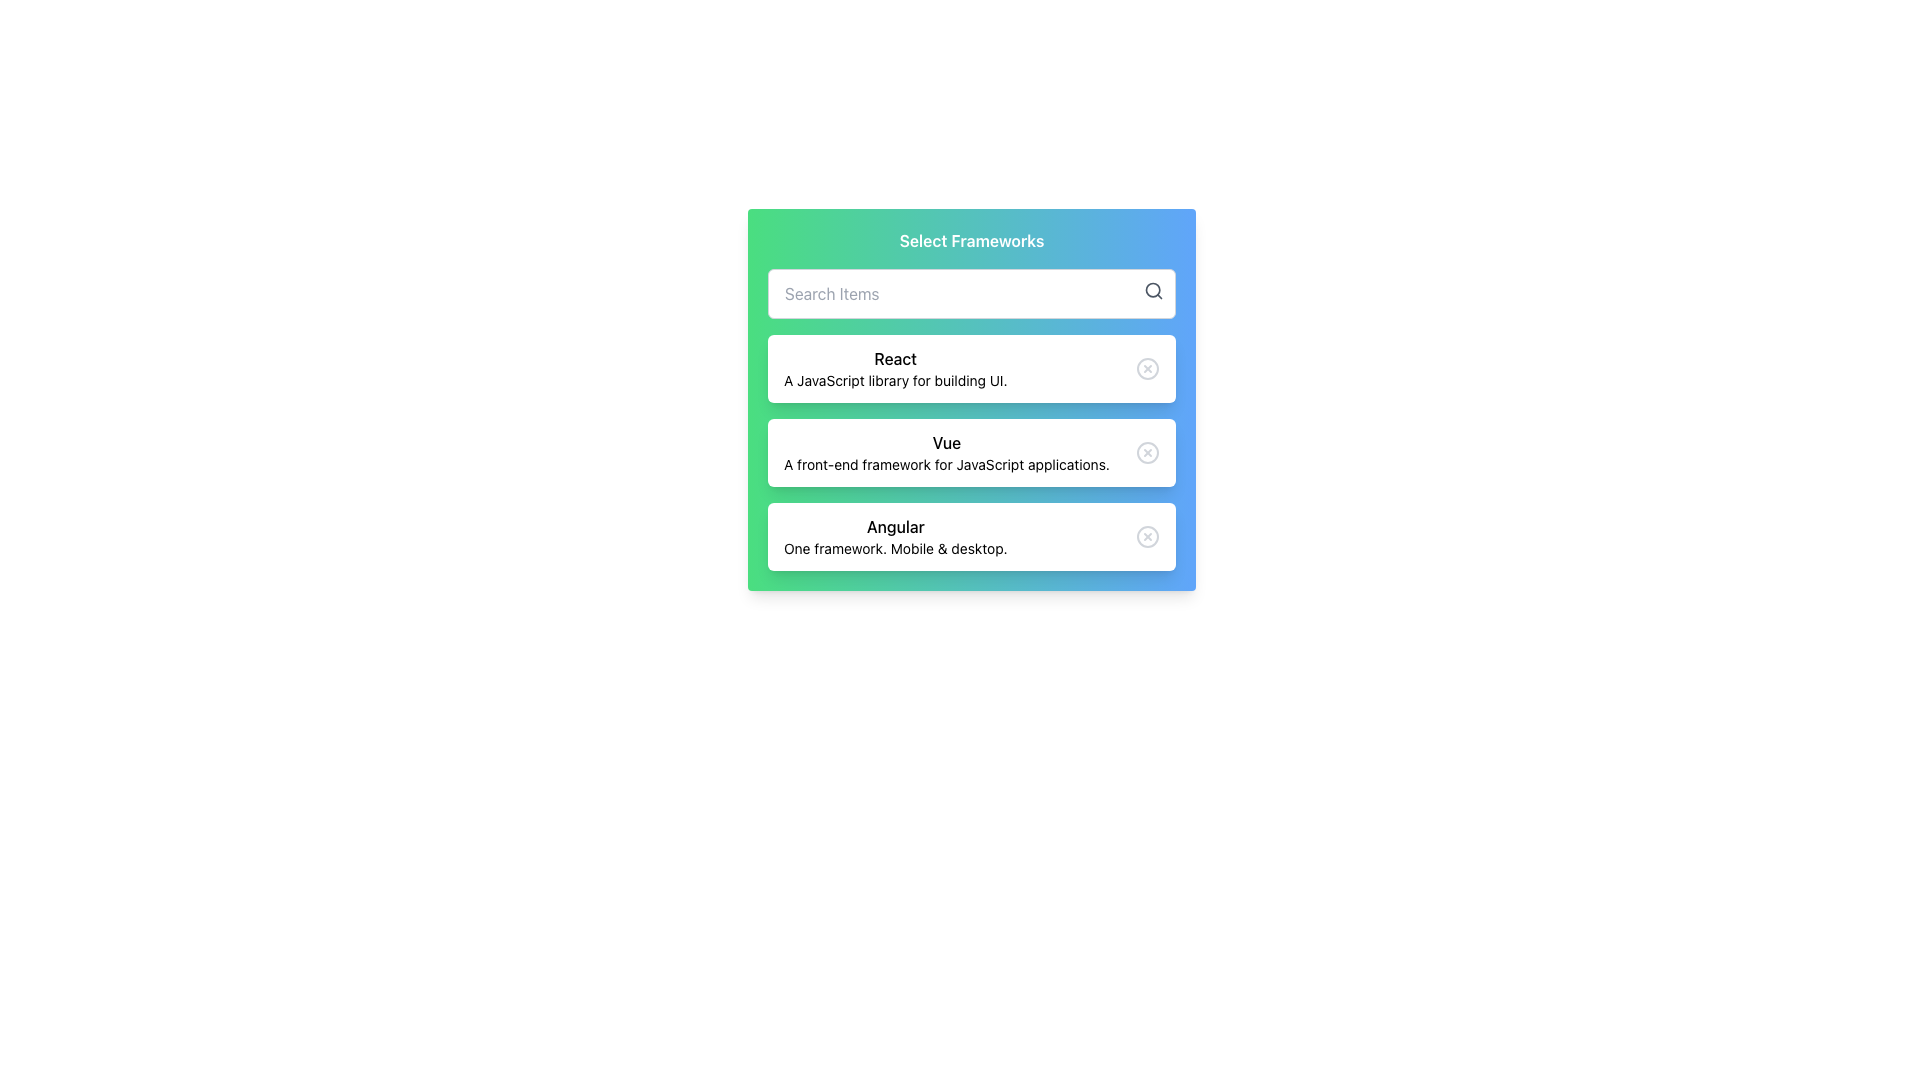  I want to click on the 'Vue' framework option in the selection list, so click(971, 452).